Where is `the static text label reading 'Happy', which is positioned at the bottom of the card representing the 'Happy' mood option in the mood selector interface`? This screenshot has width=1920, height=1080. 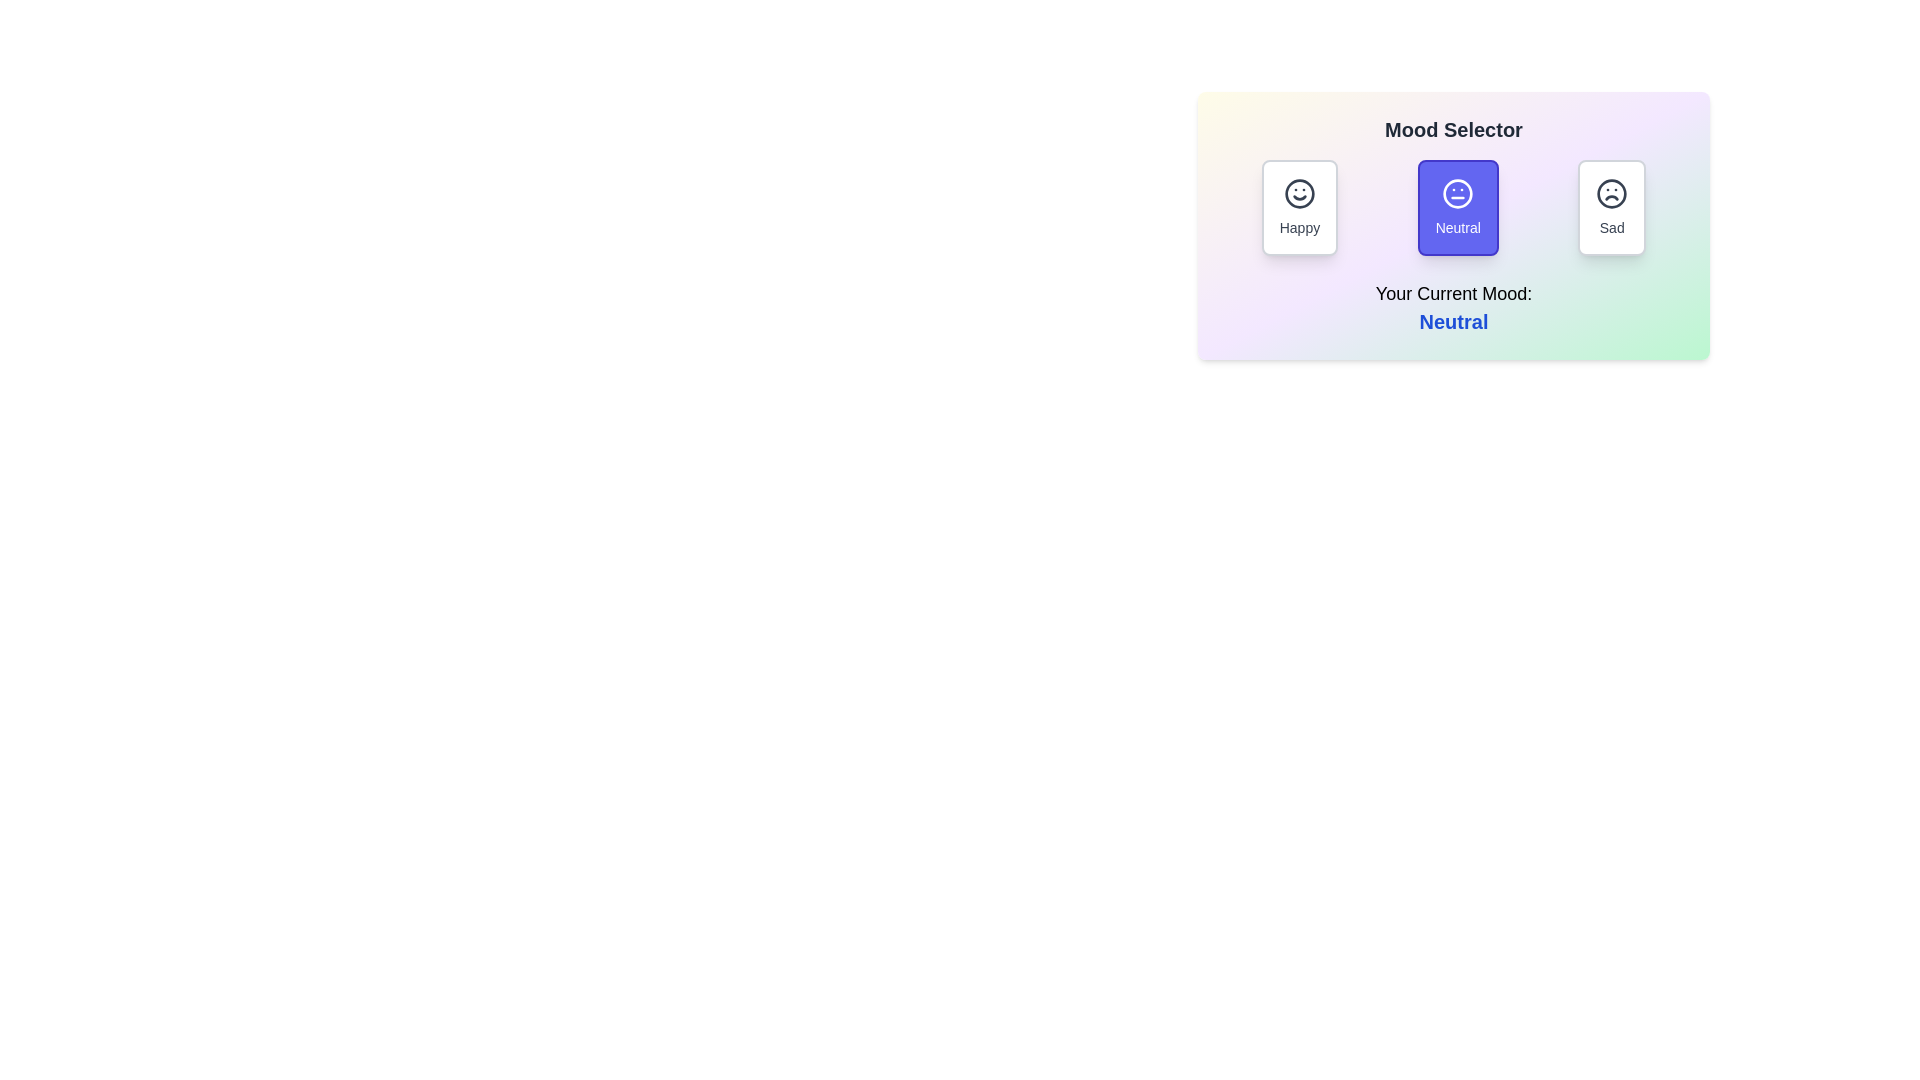 the static text label reading 'Happy', which is positioned at the bottom of the card representing the 'Happy' mood option in the mood selector interface is located at coordinates (1300, 226).